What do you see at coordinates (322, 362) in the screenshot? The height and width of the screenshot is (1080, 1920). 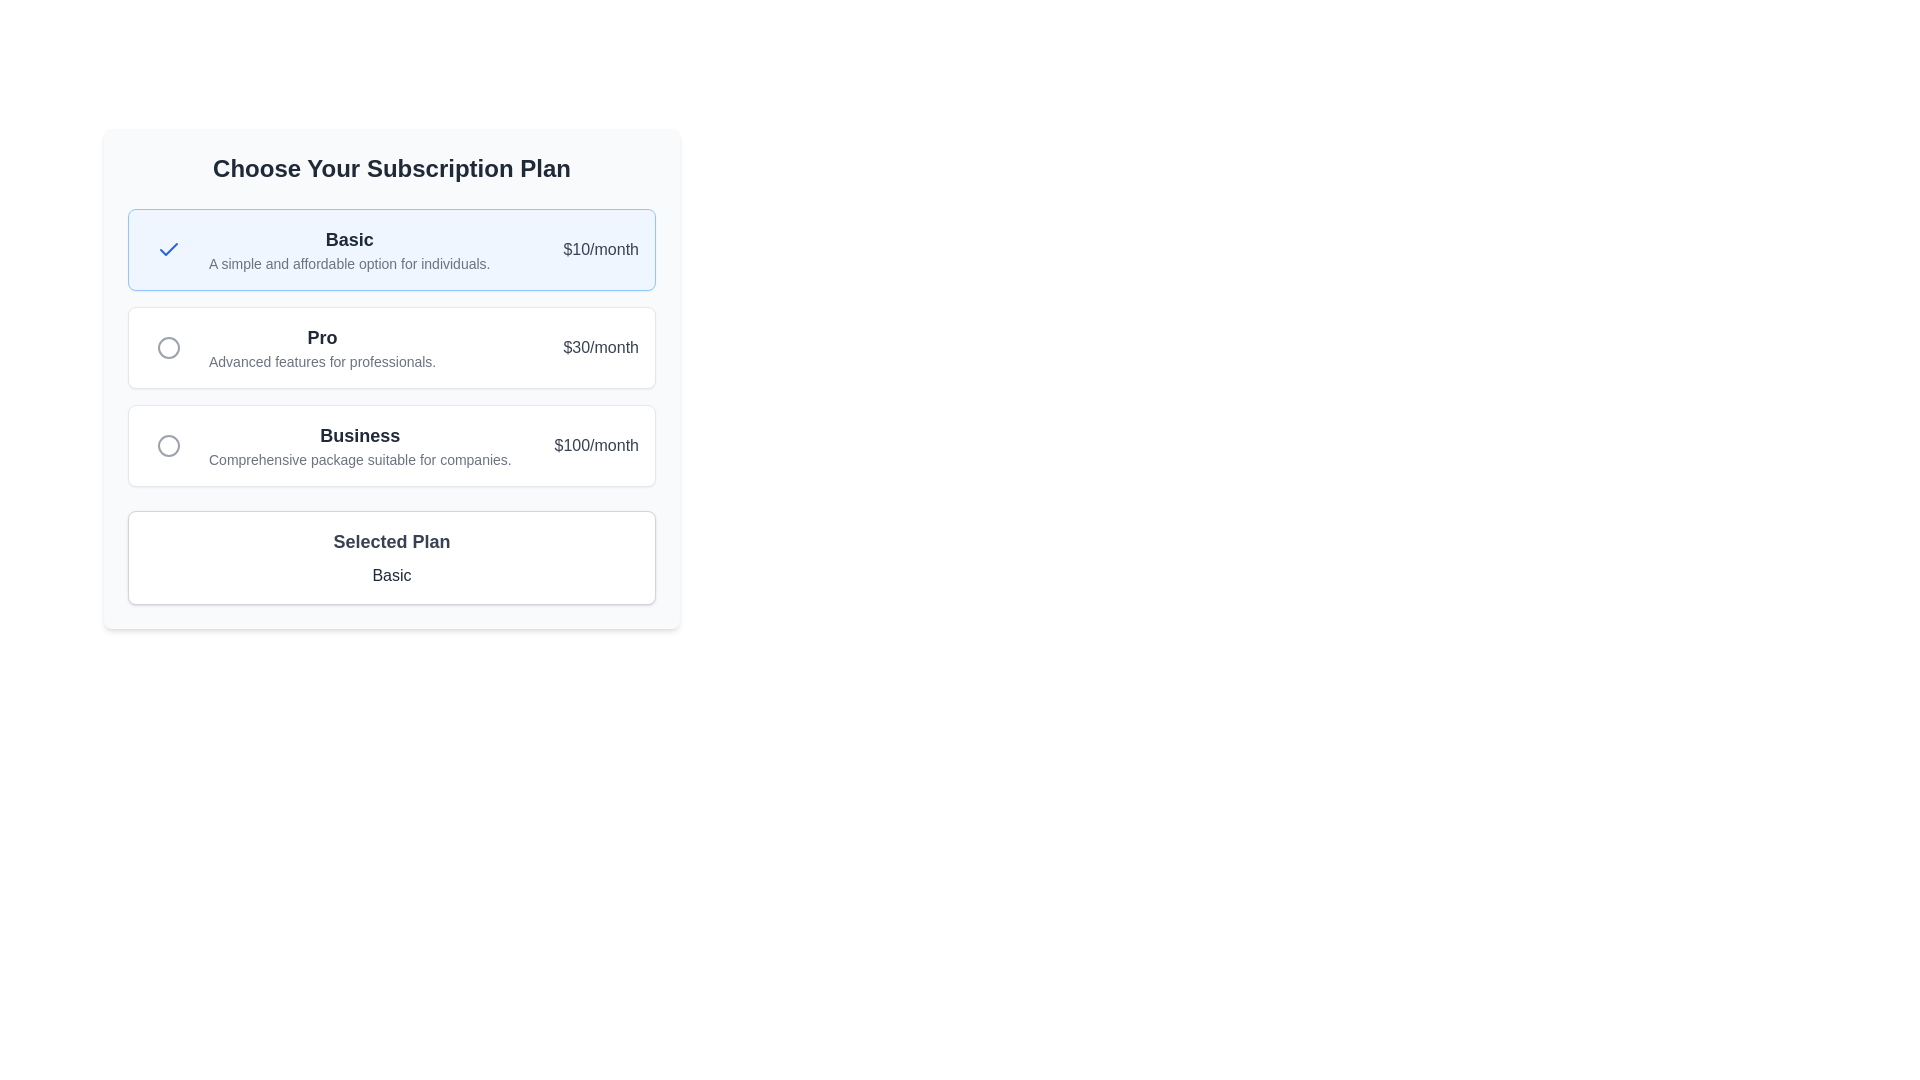 I see `the text 'Advanced features for professionals.' located below the 'Pro' header` at bounding box center [322, 362].